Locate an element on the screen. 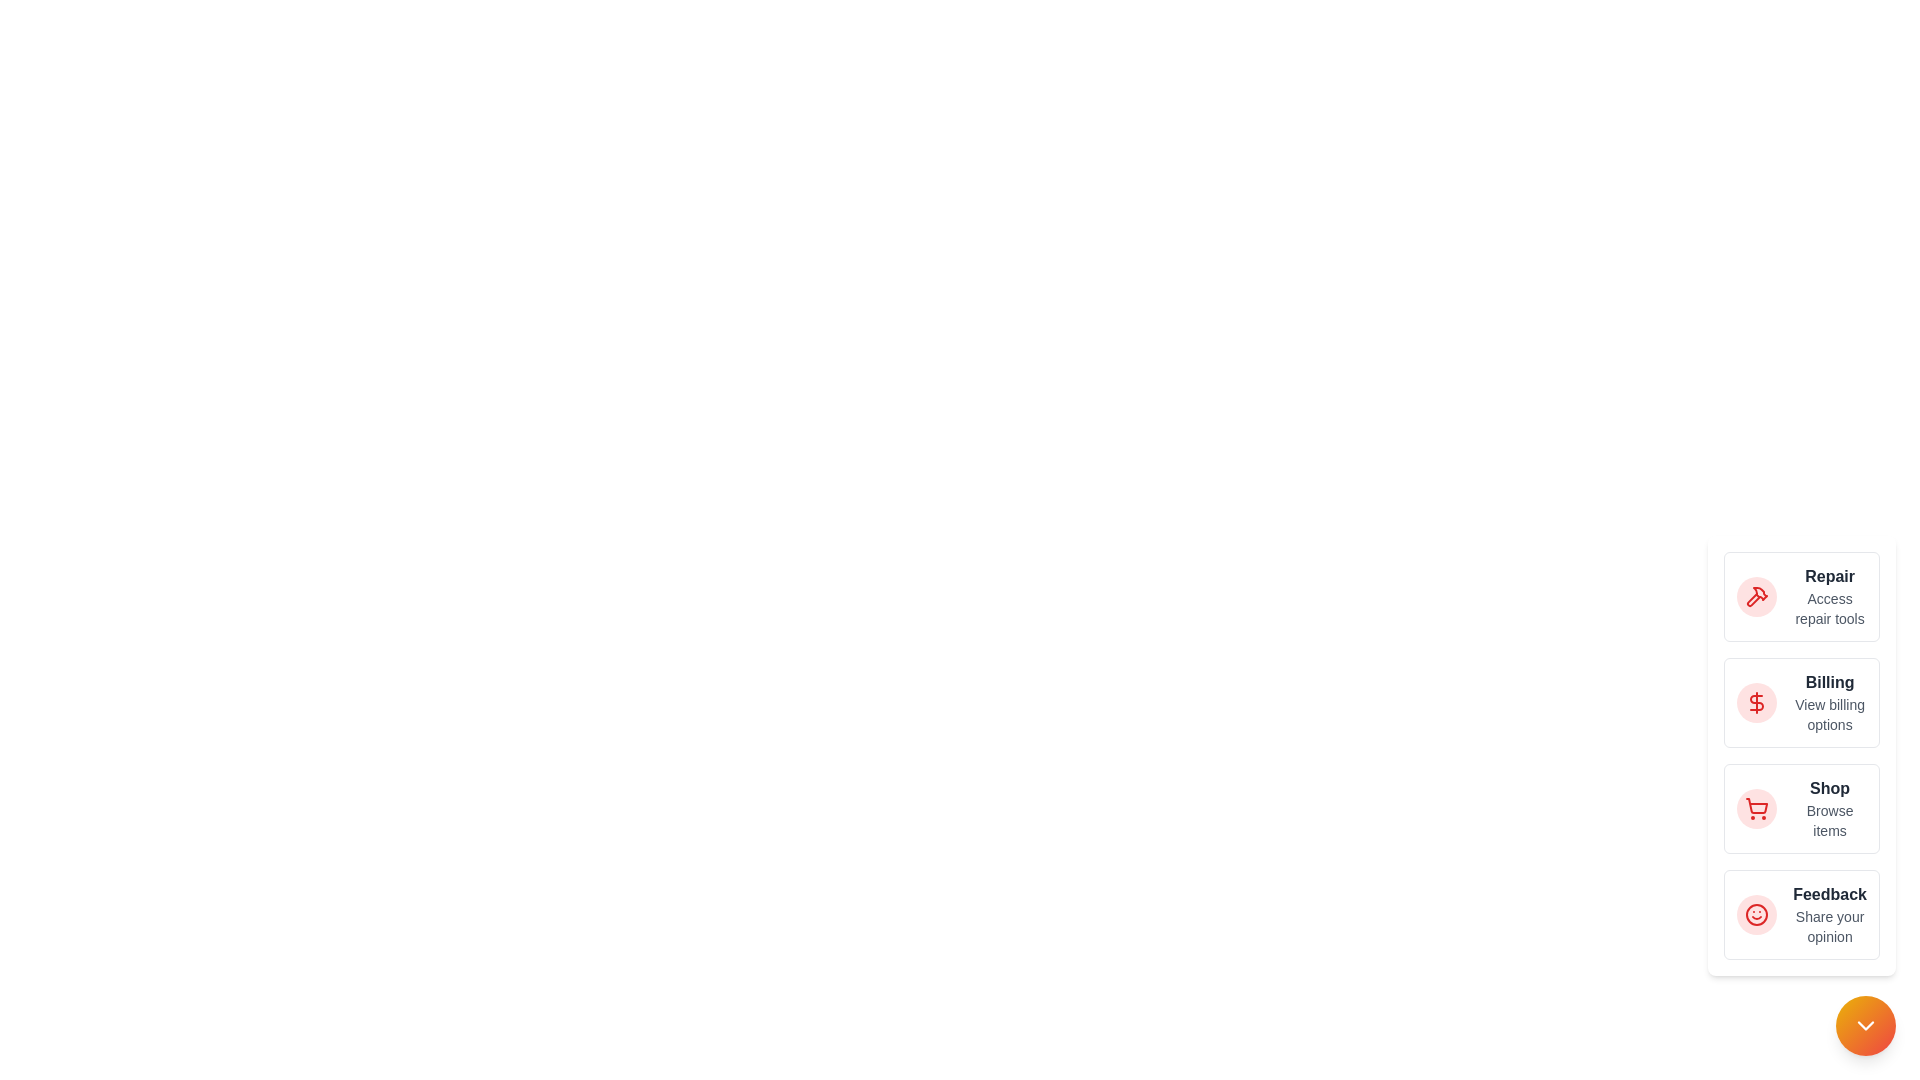 Image resolution: width=1920 pixels, height=1080 pixels. the action labeled 'Shop' to highlight it is located at coordinates (1755, 808).